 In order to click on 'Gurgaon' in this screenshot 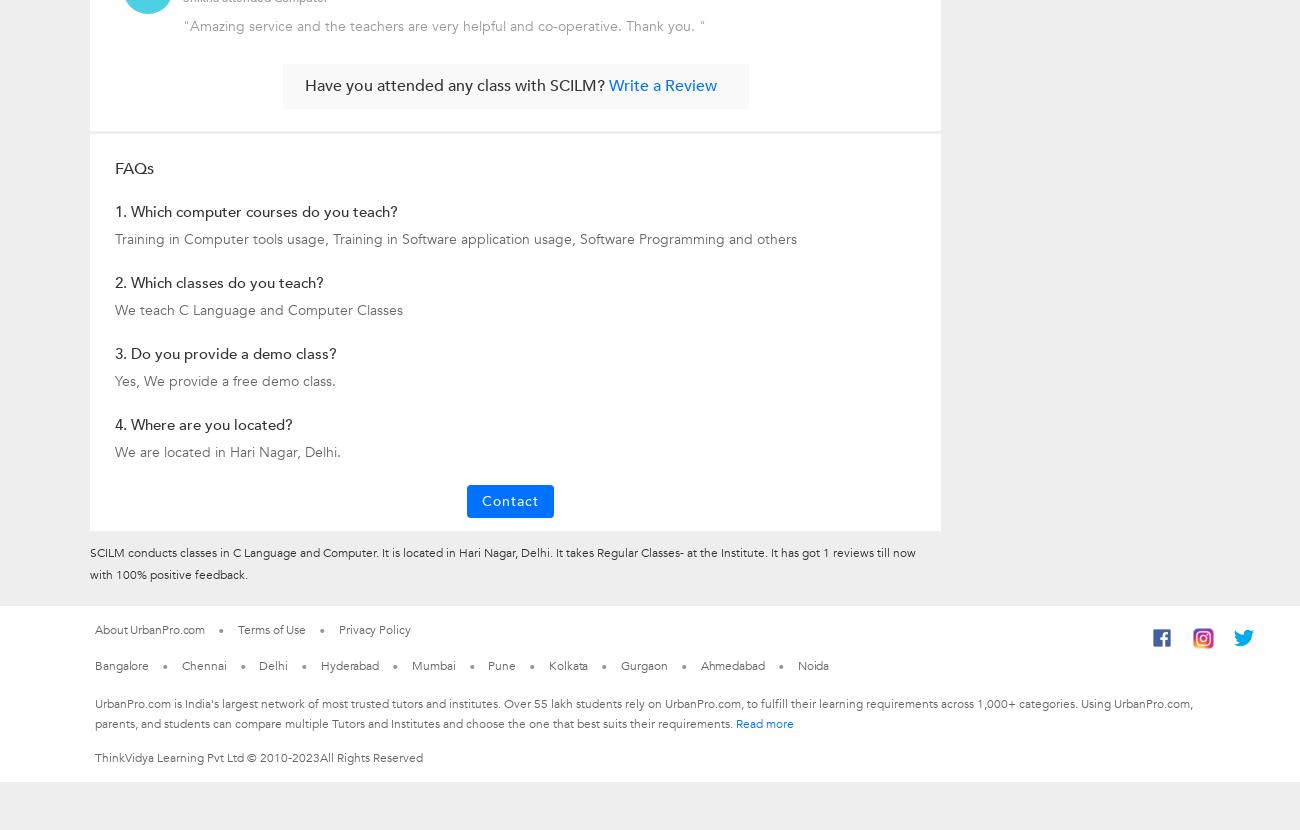, I will do `click(621, 665)`.